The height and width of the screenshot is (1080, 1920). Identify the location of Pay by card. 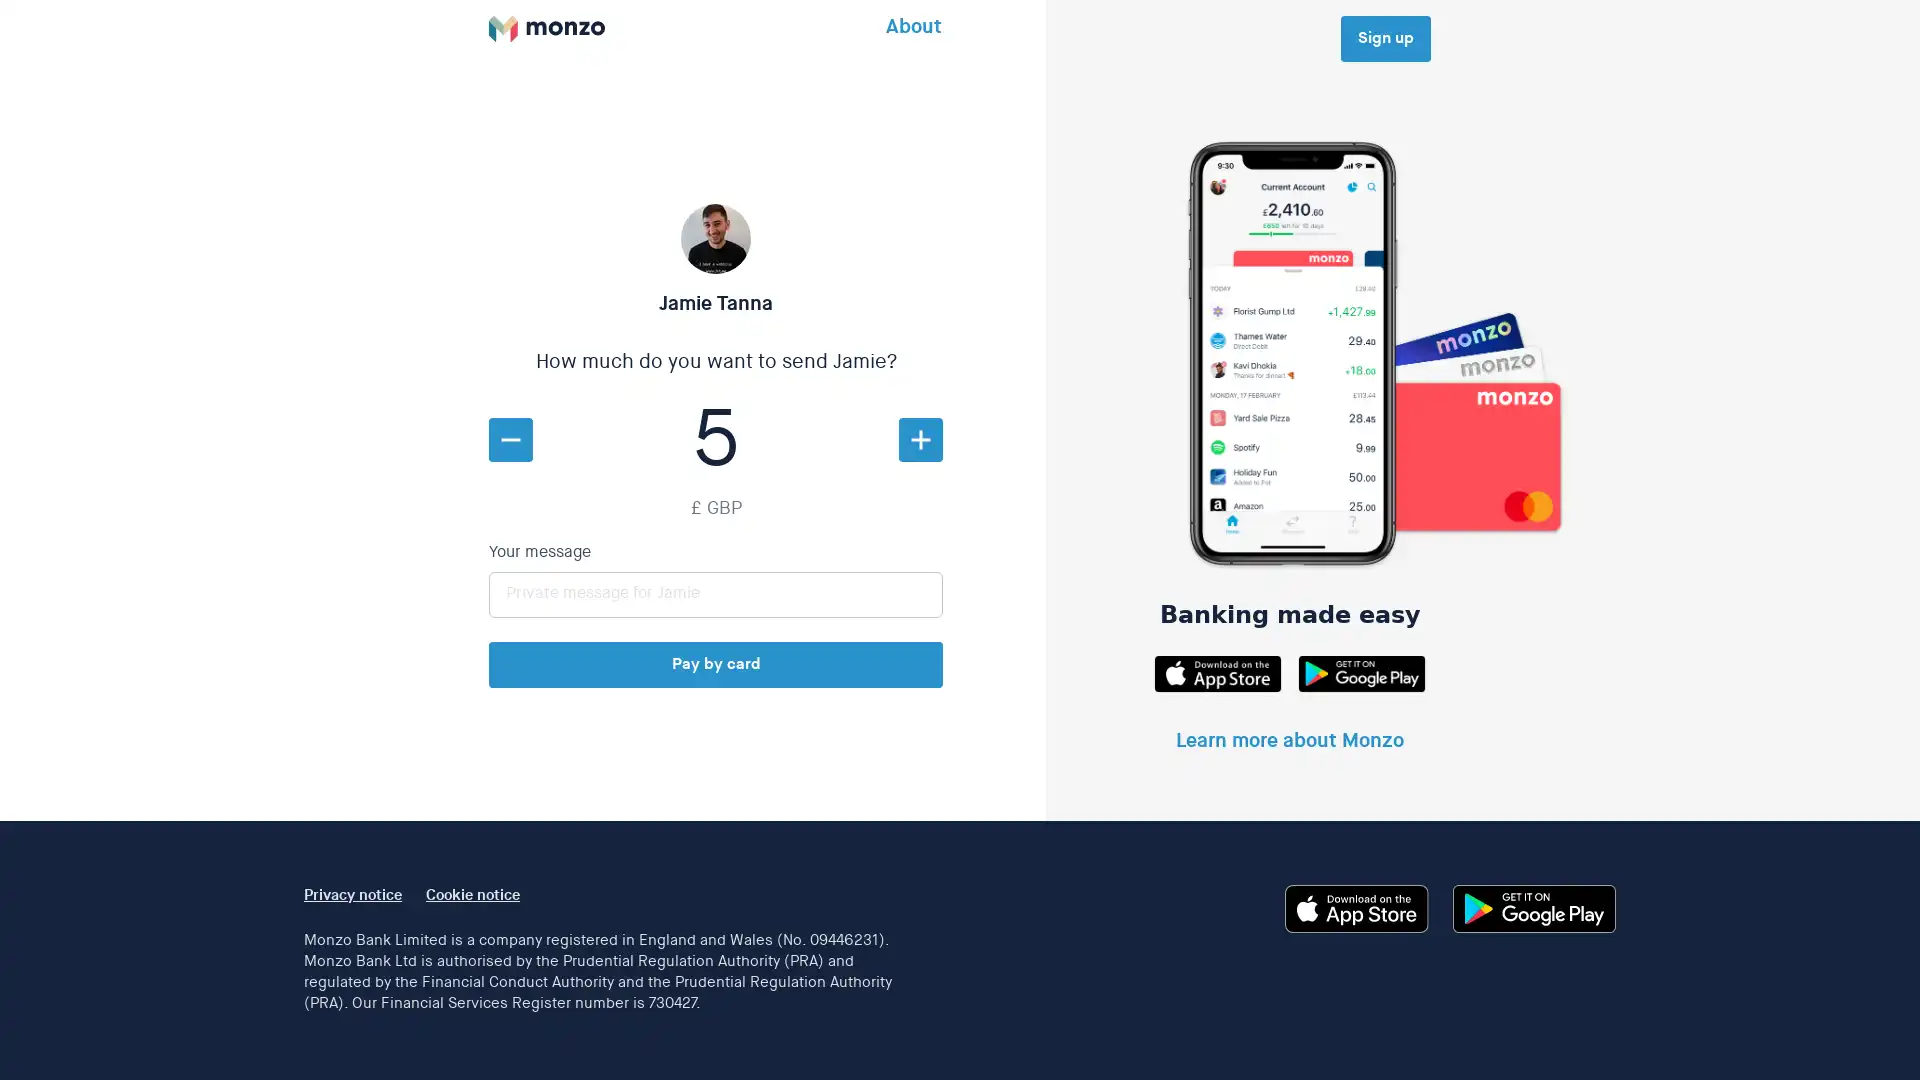
(715, 663).